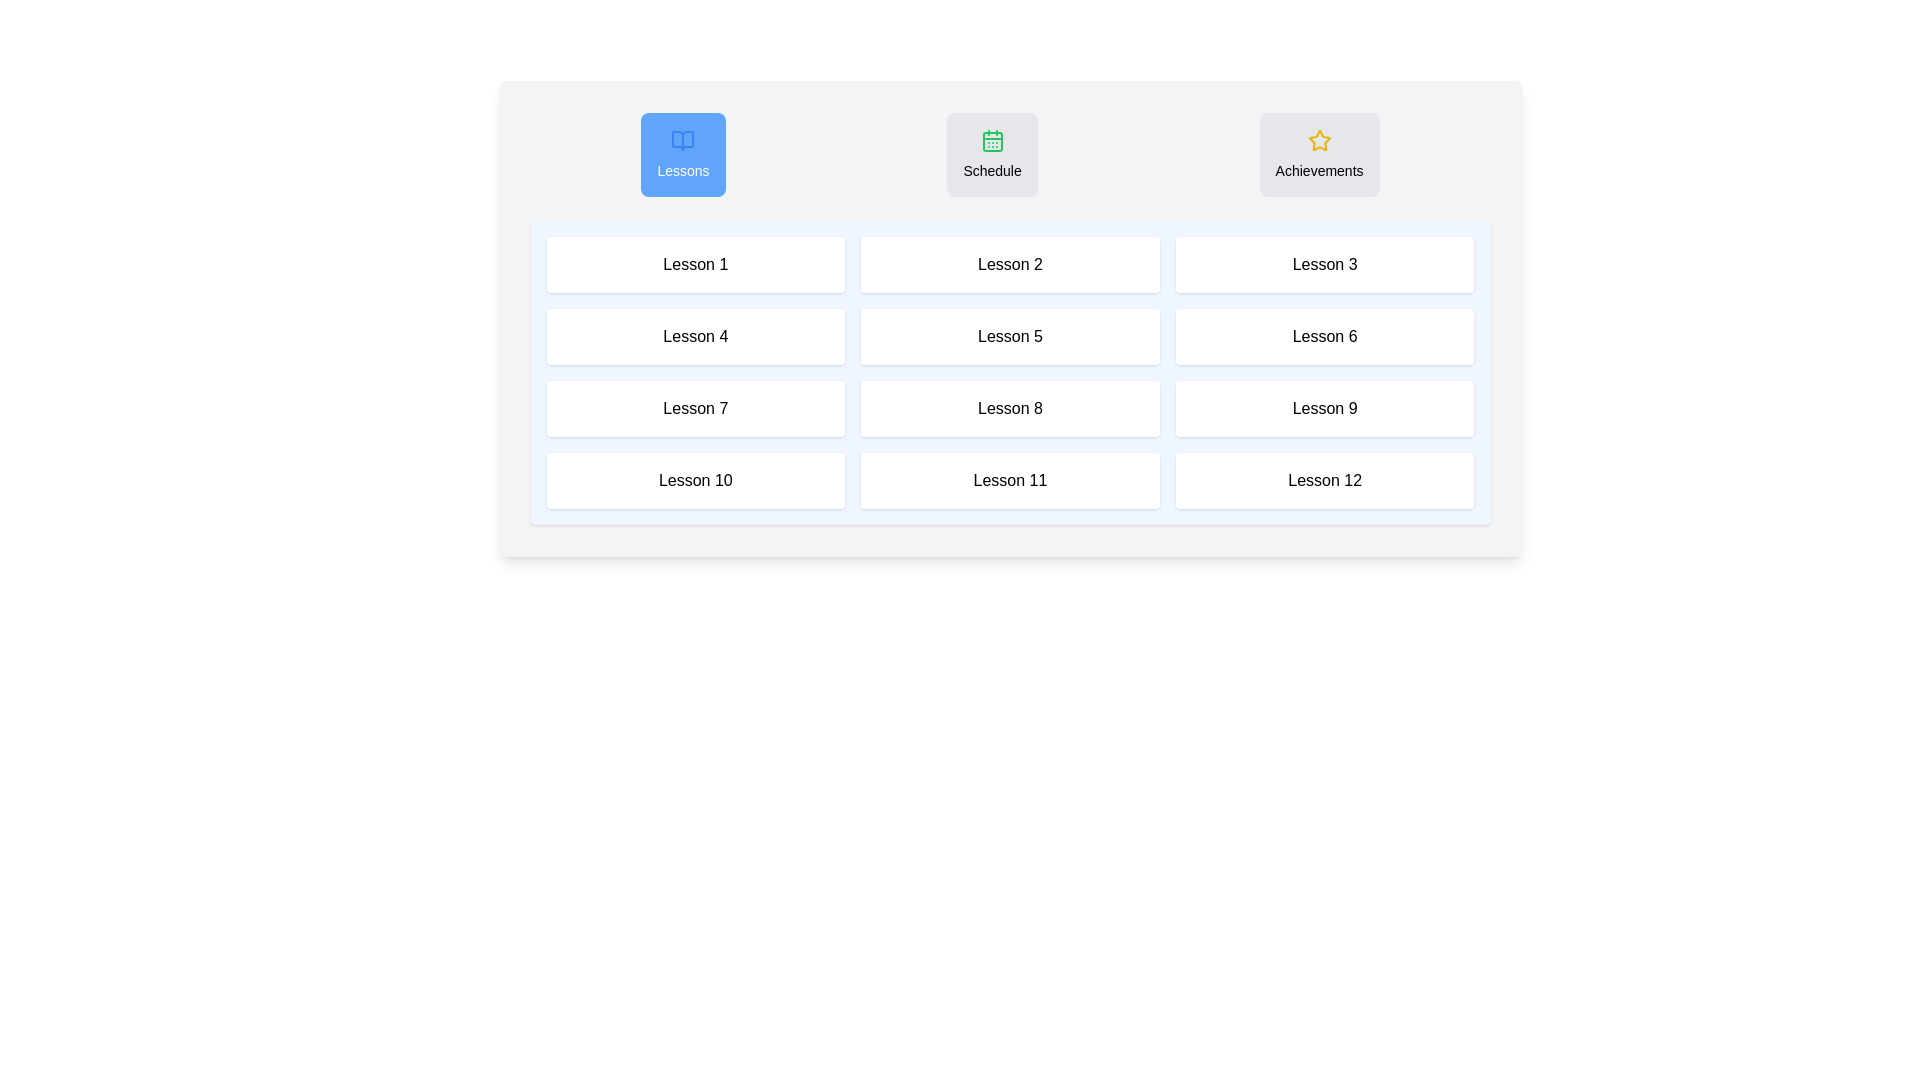 This screenshot has height=1080, width=1920. I want to click on the Schedule tab by clicking on its button, so click(992, 153).